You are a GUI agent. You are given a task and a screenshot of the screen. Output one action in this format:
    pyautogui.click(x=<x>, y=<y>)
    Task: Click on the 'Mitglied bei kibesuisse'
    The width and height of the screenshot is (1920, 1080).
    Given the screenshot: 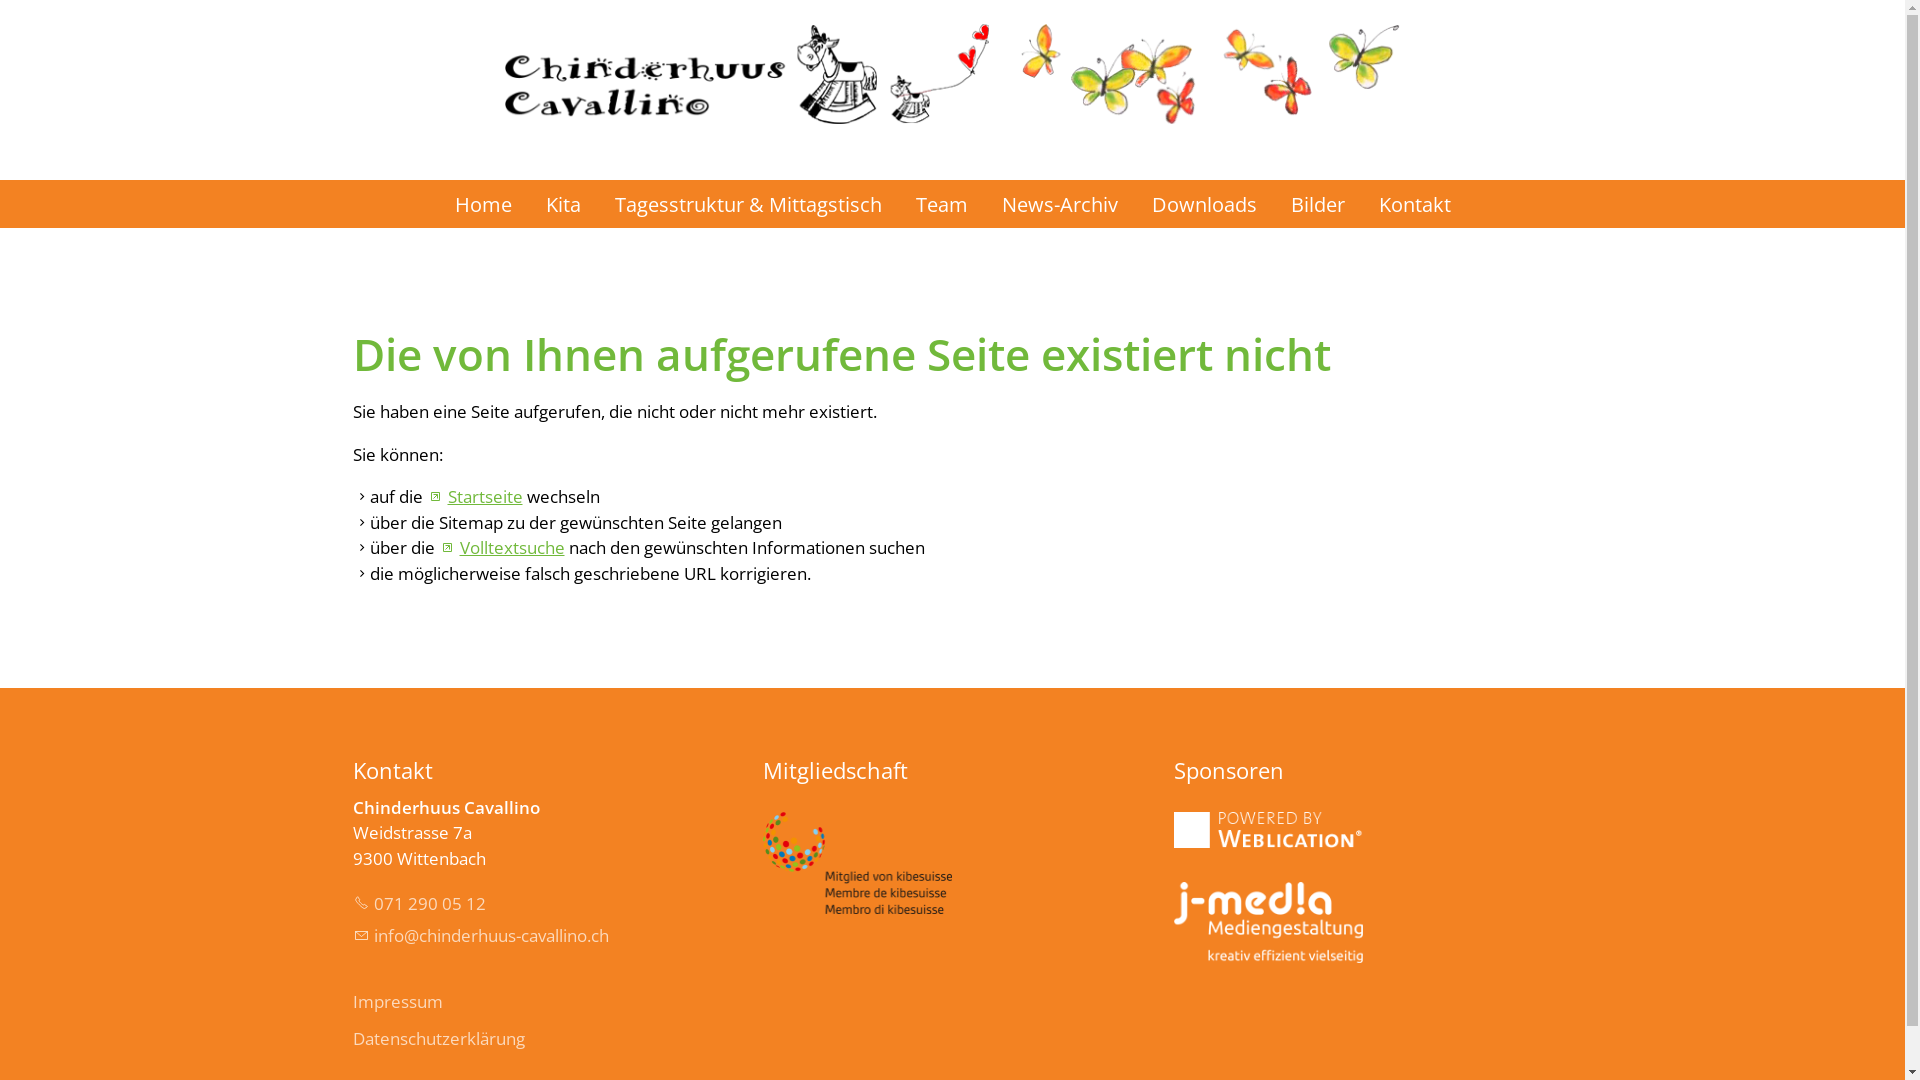 What is the action you would take?
    pyautogui.click(x=857, y=862)
    